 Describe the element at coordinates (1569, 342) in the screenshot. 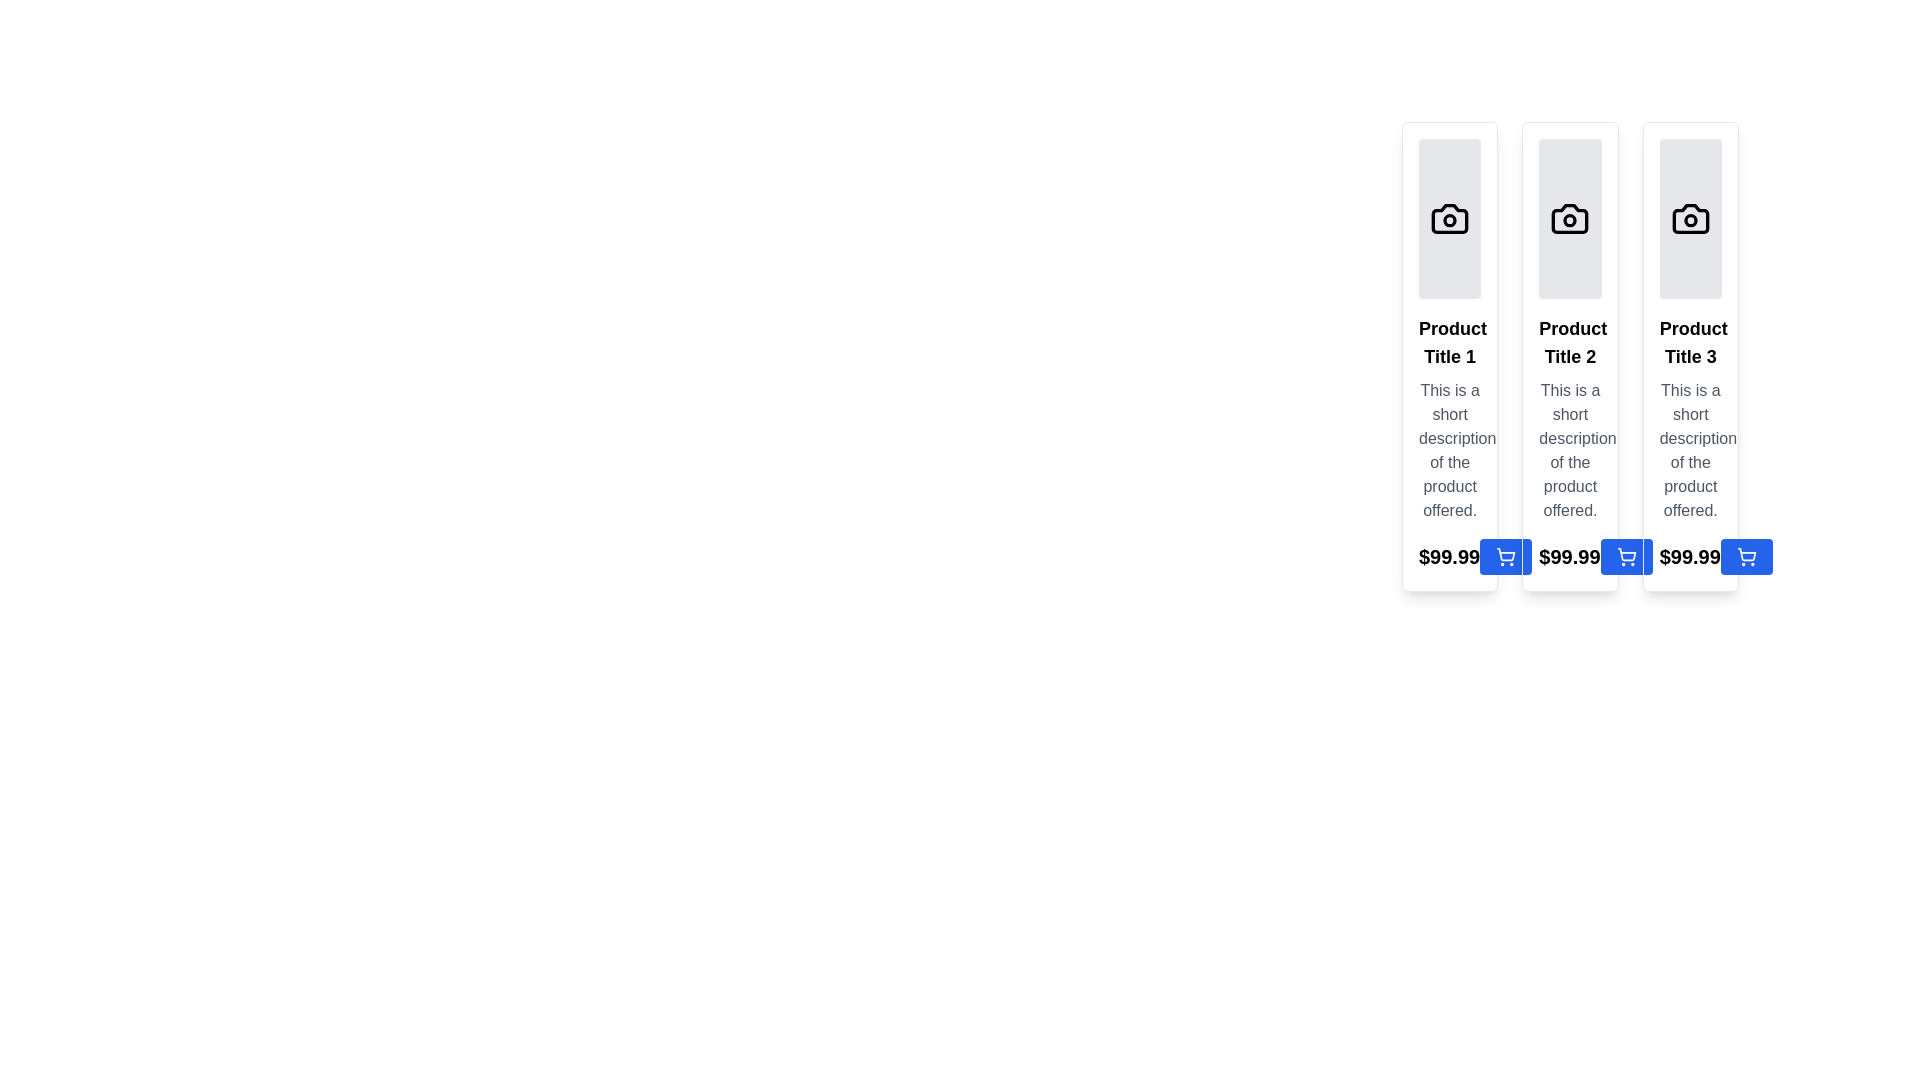

I see `the prominently styled 'Product Title 2' text label located centrally below the product icon in the second product card` at that location.